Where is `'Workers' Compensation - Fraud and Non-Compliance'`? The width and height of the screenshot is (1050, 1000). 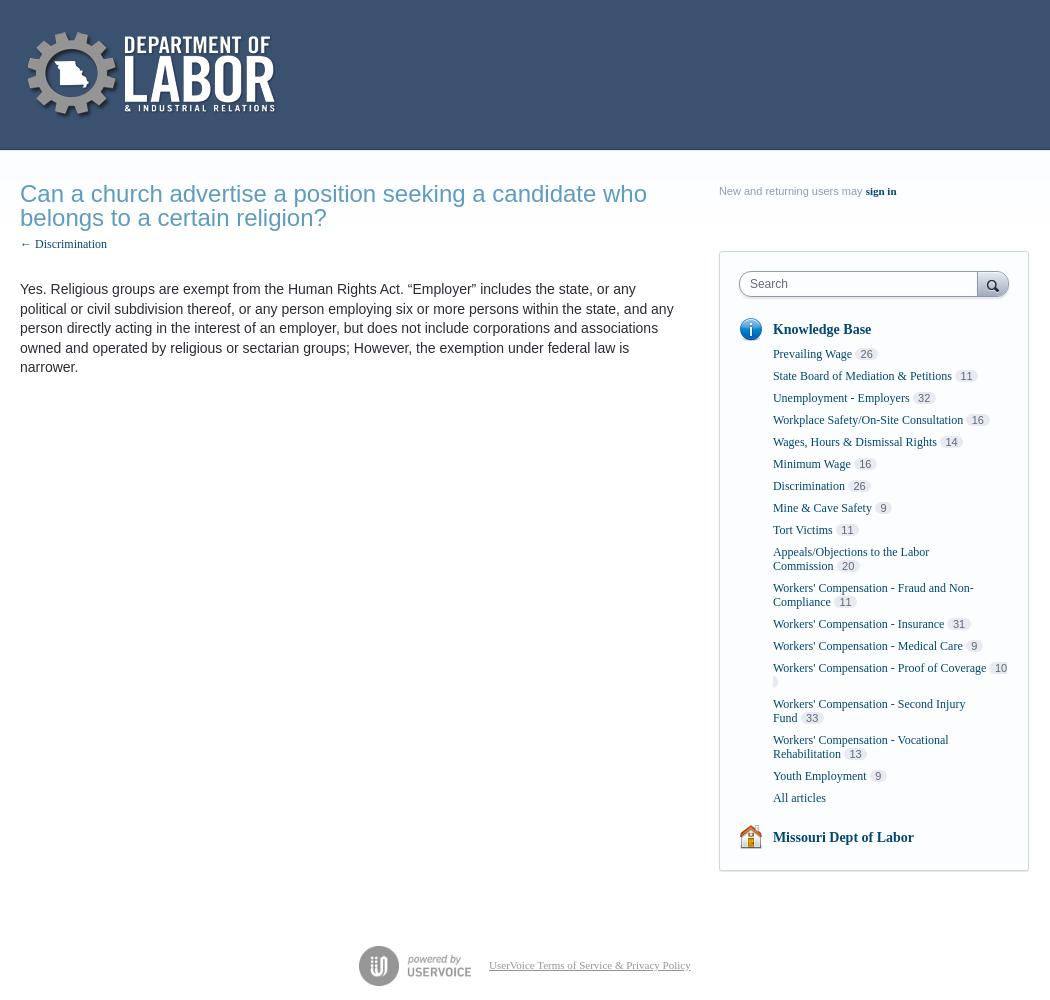
'Workers' Compensation - Fraud and Non-Compliance' is located at coordinates (871, 594).